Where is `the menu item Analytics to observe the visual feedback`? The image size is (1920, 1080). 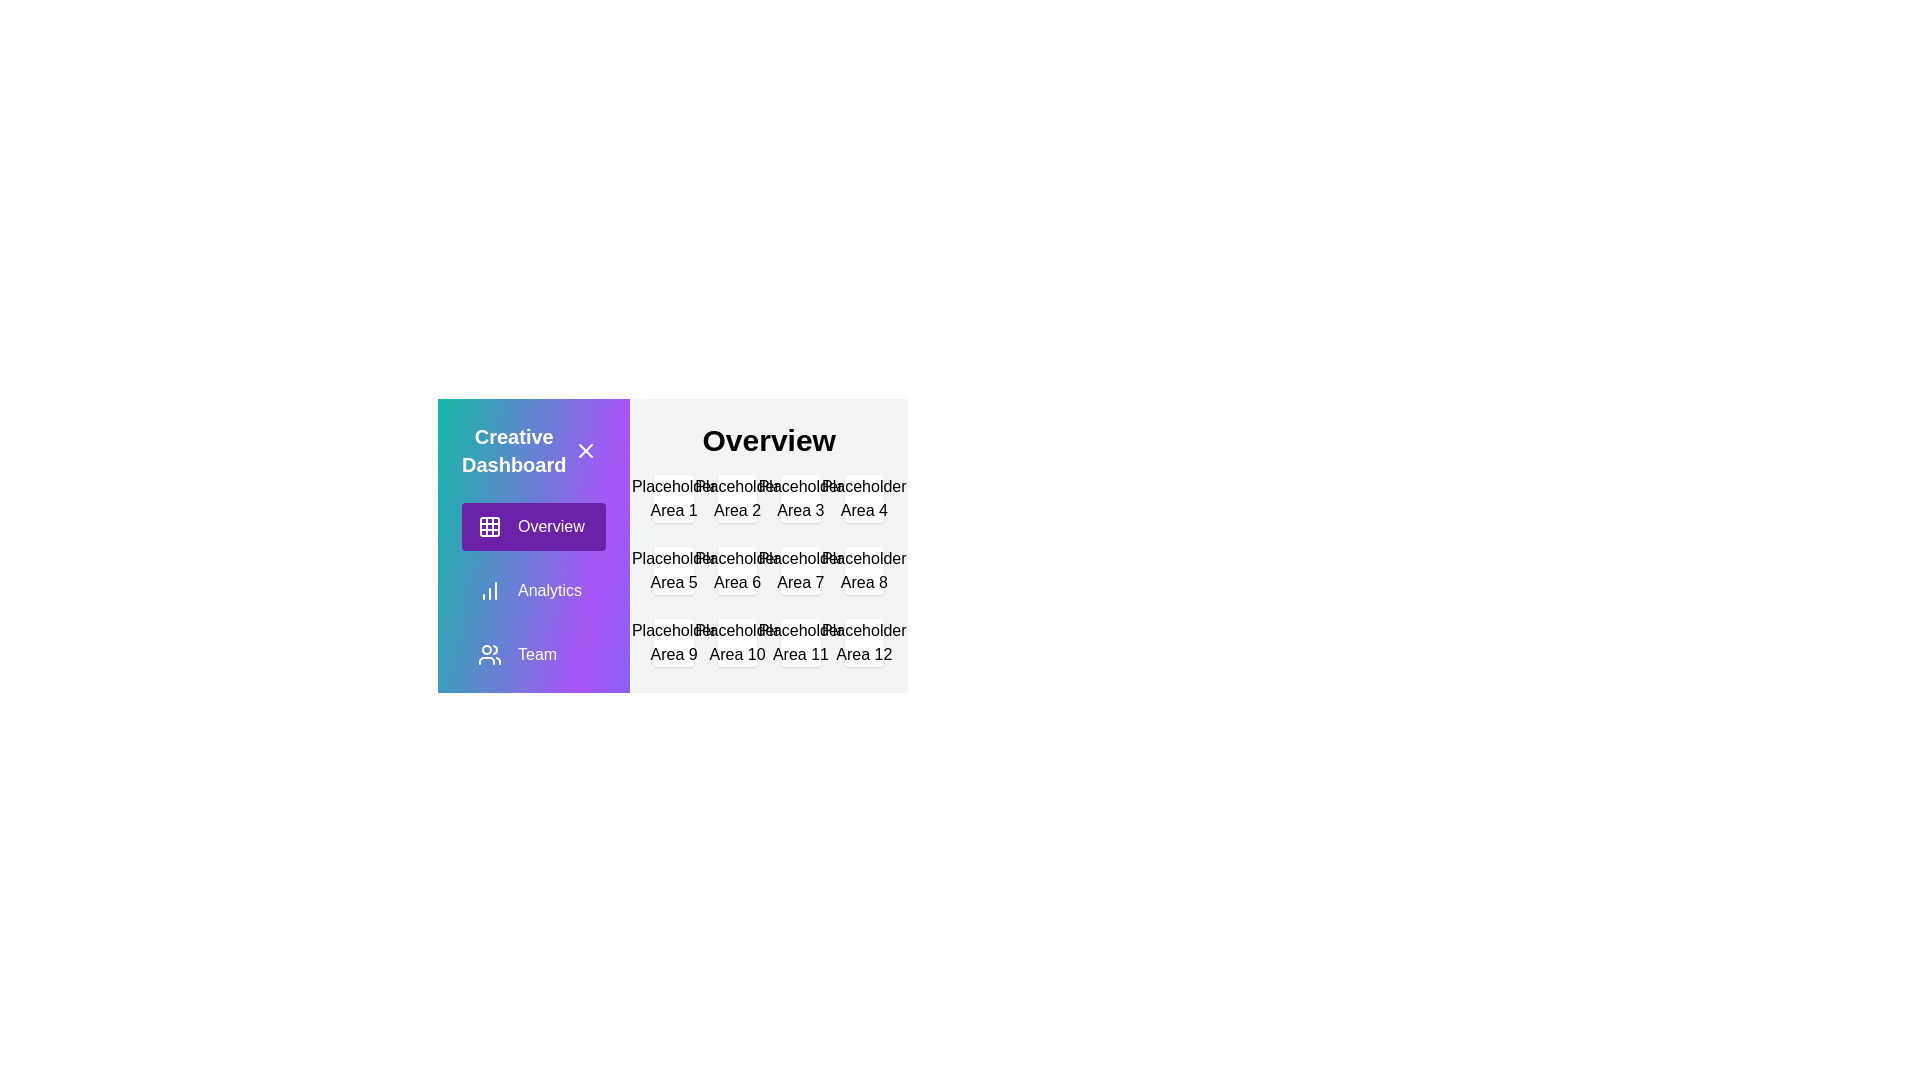
the menu item Analytics to observe the visual feedback is located at coordinates (533, 589).